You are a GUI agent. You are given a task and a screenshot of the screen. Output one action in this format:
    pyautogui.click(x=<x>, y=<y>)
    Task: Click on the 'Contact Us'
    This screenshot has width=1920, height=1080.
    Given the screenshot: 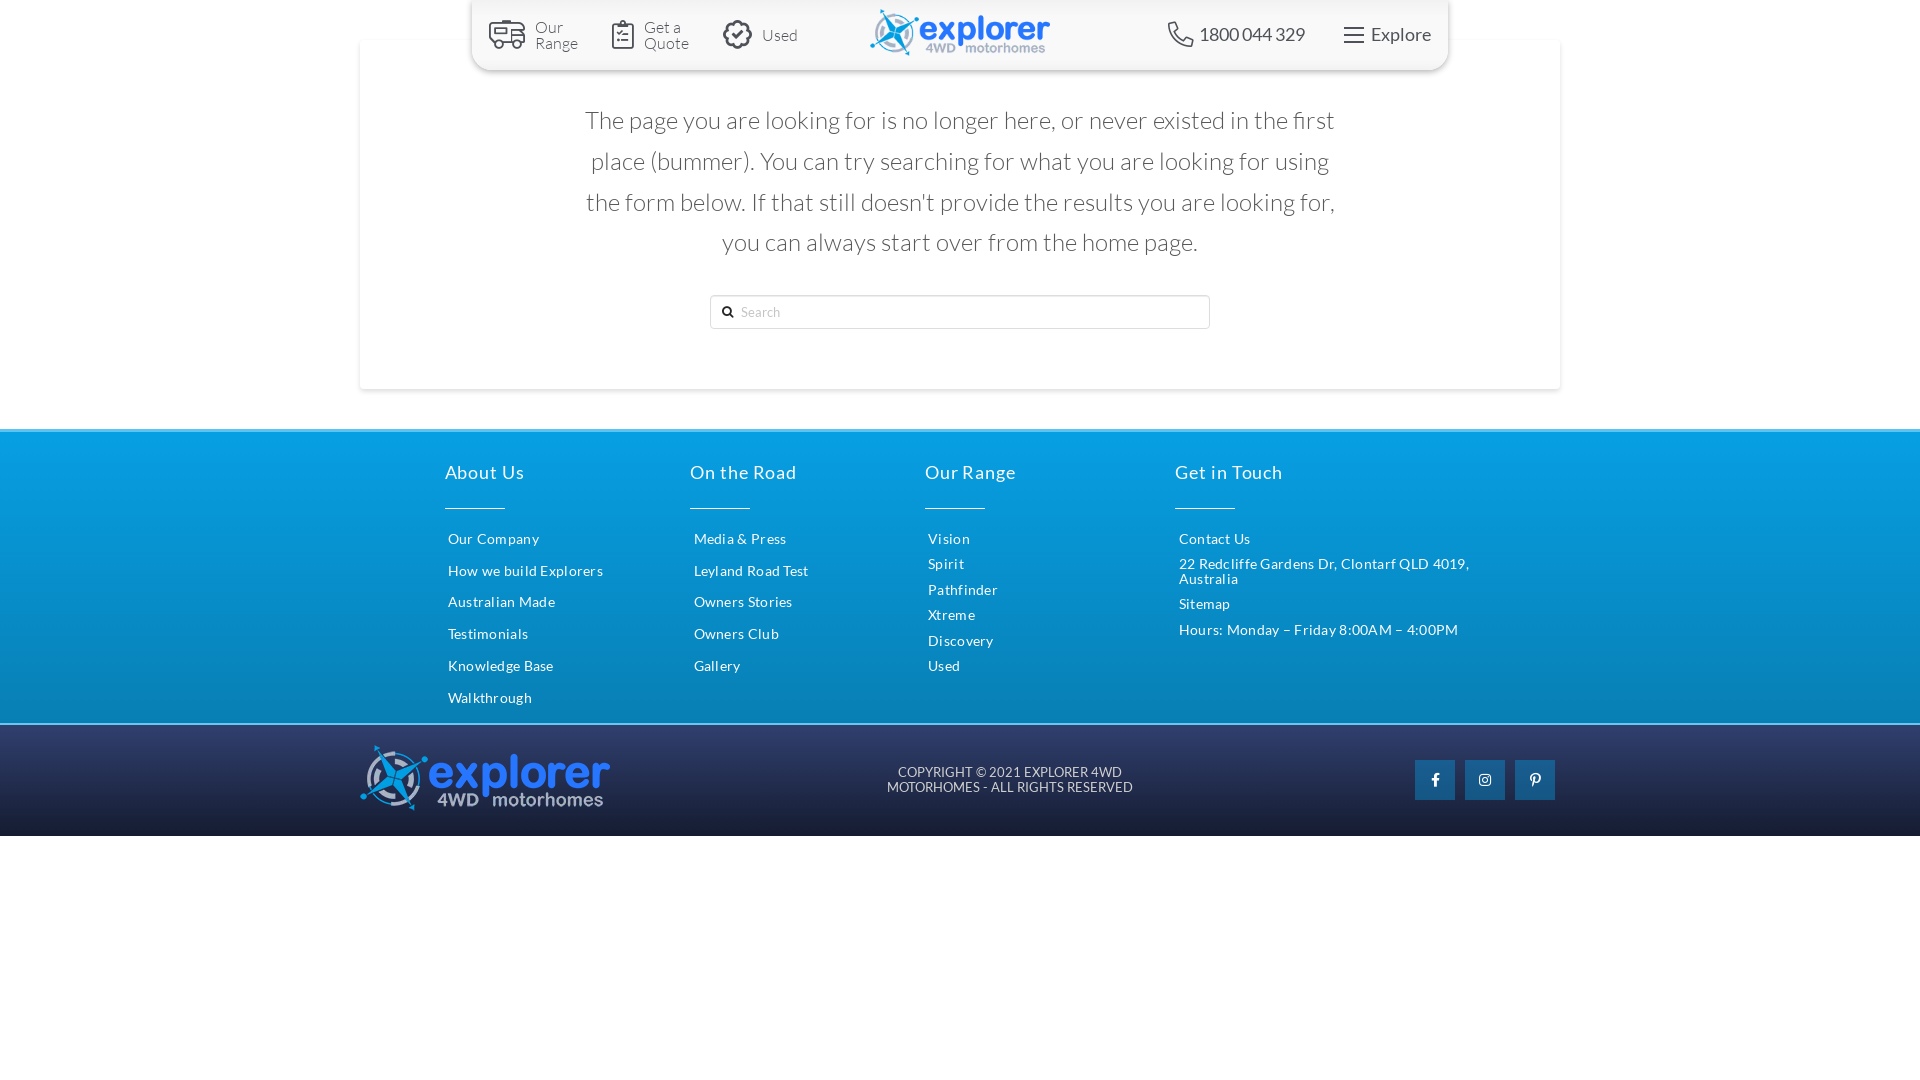 What is the action you would take?
    pyautogui.click(x=1213, y=538)
    